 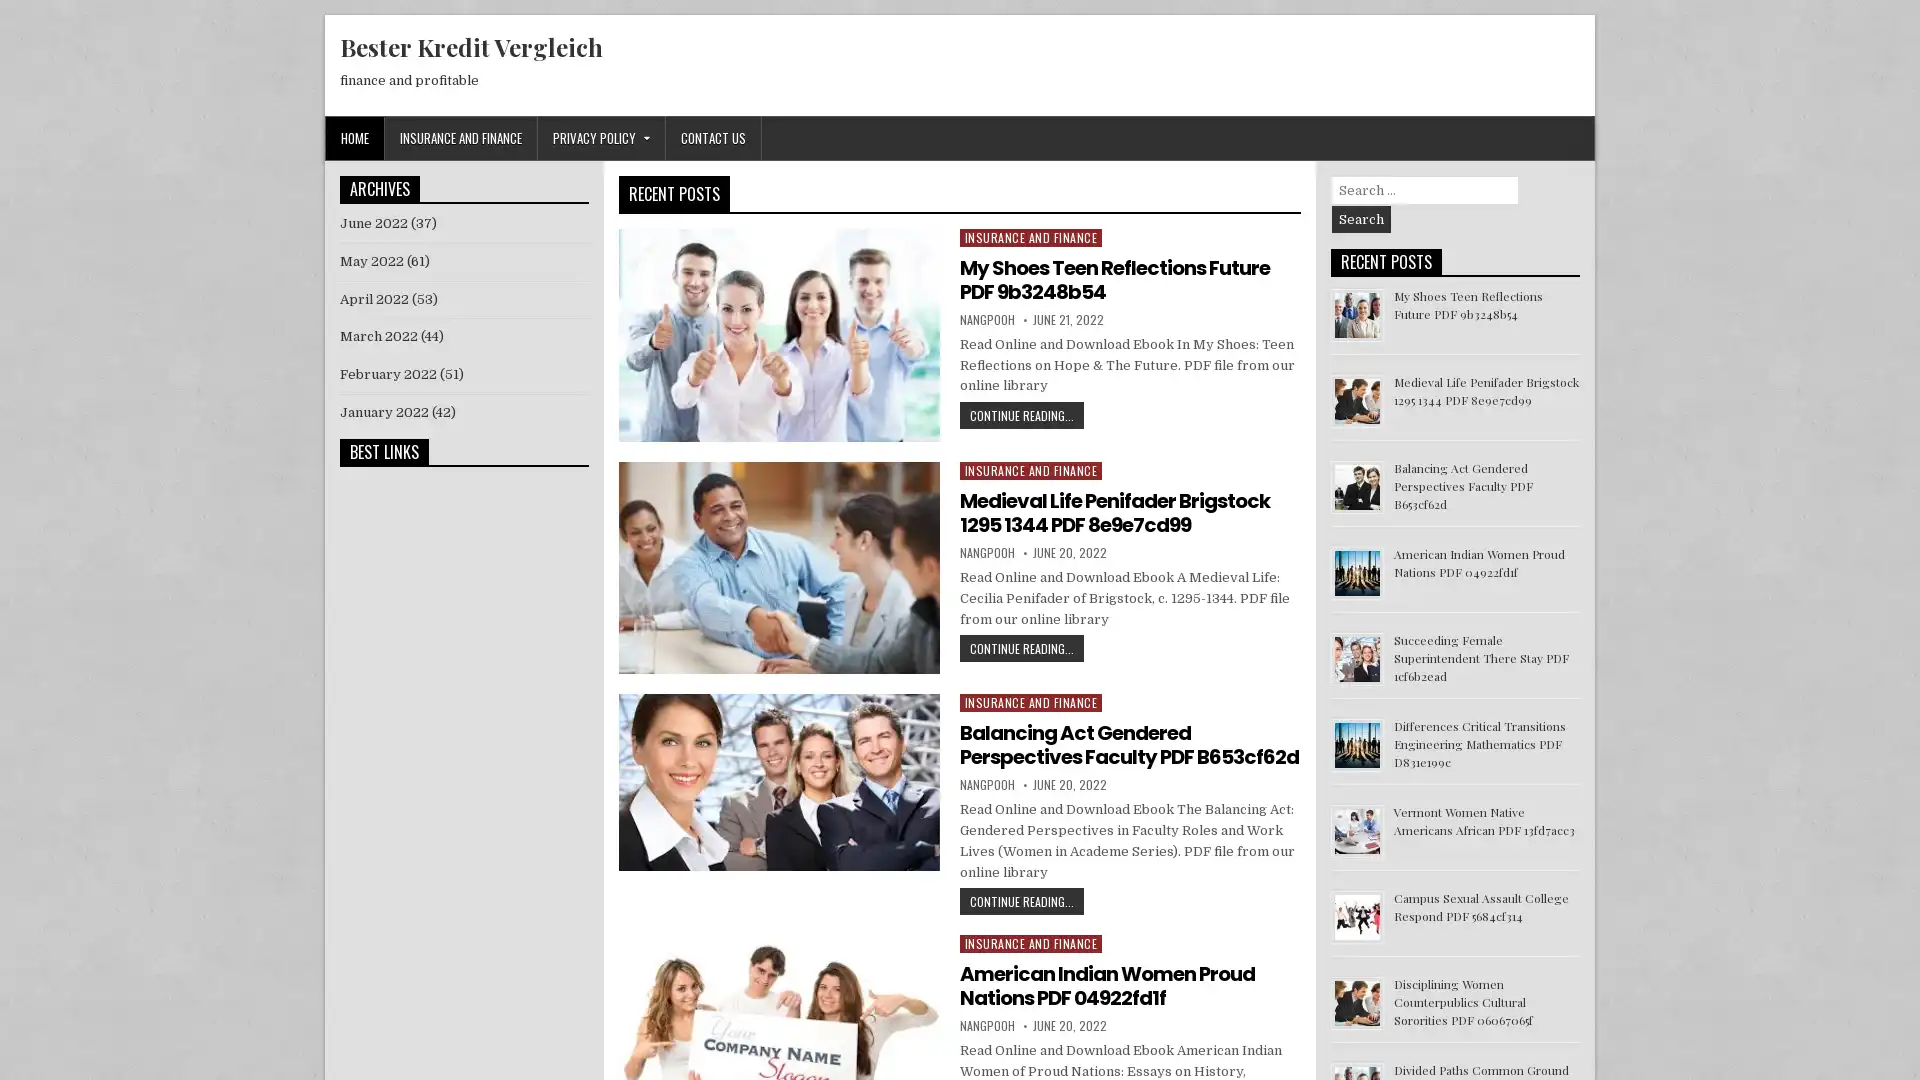 I want to click on Search, so click(x=1360, y=219).